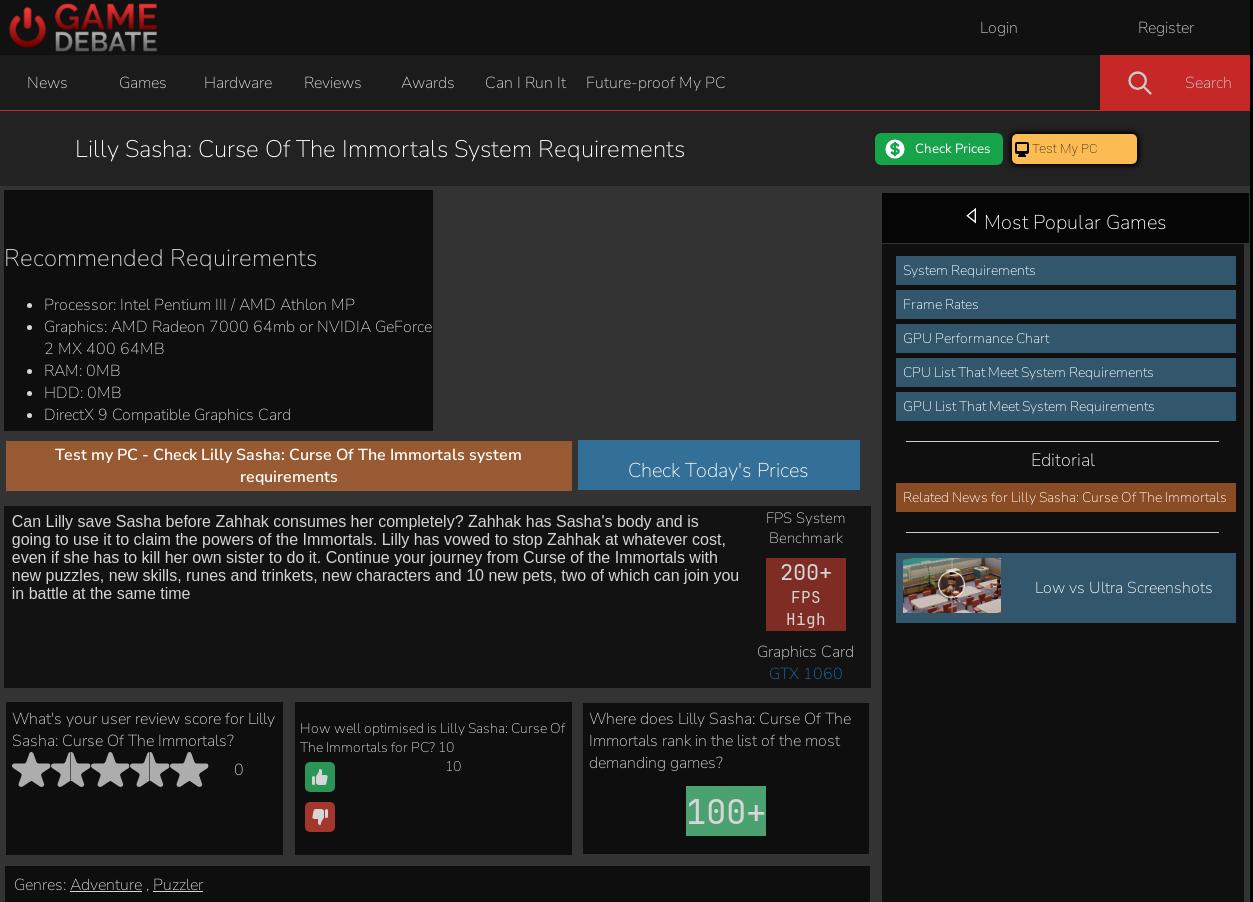  Describe the element at coordinates (1086, 459) in the screenshot. I see `'Alternative Game Tags: LillySashaCurseOfTheImmortals, Lilly Sasha Curse Of The Immortals, Lilly Sasha: Curse Of The Immortals requirements'` at that location.